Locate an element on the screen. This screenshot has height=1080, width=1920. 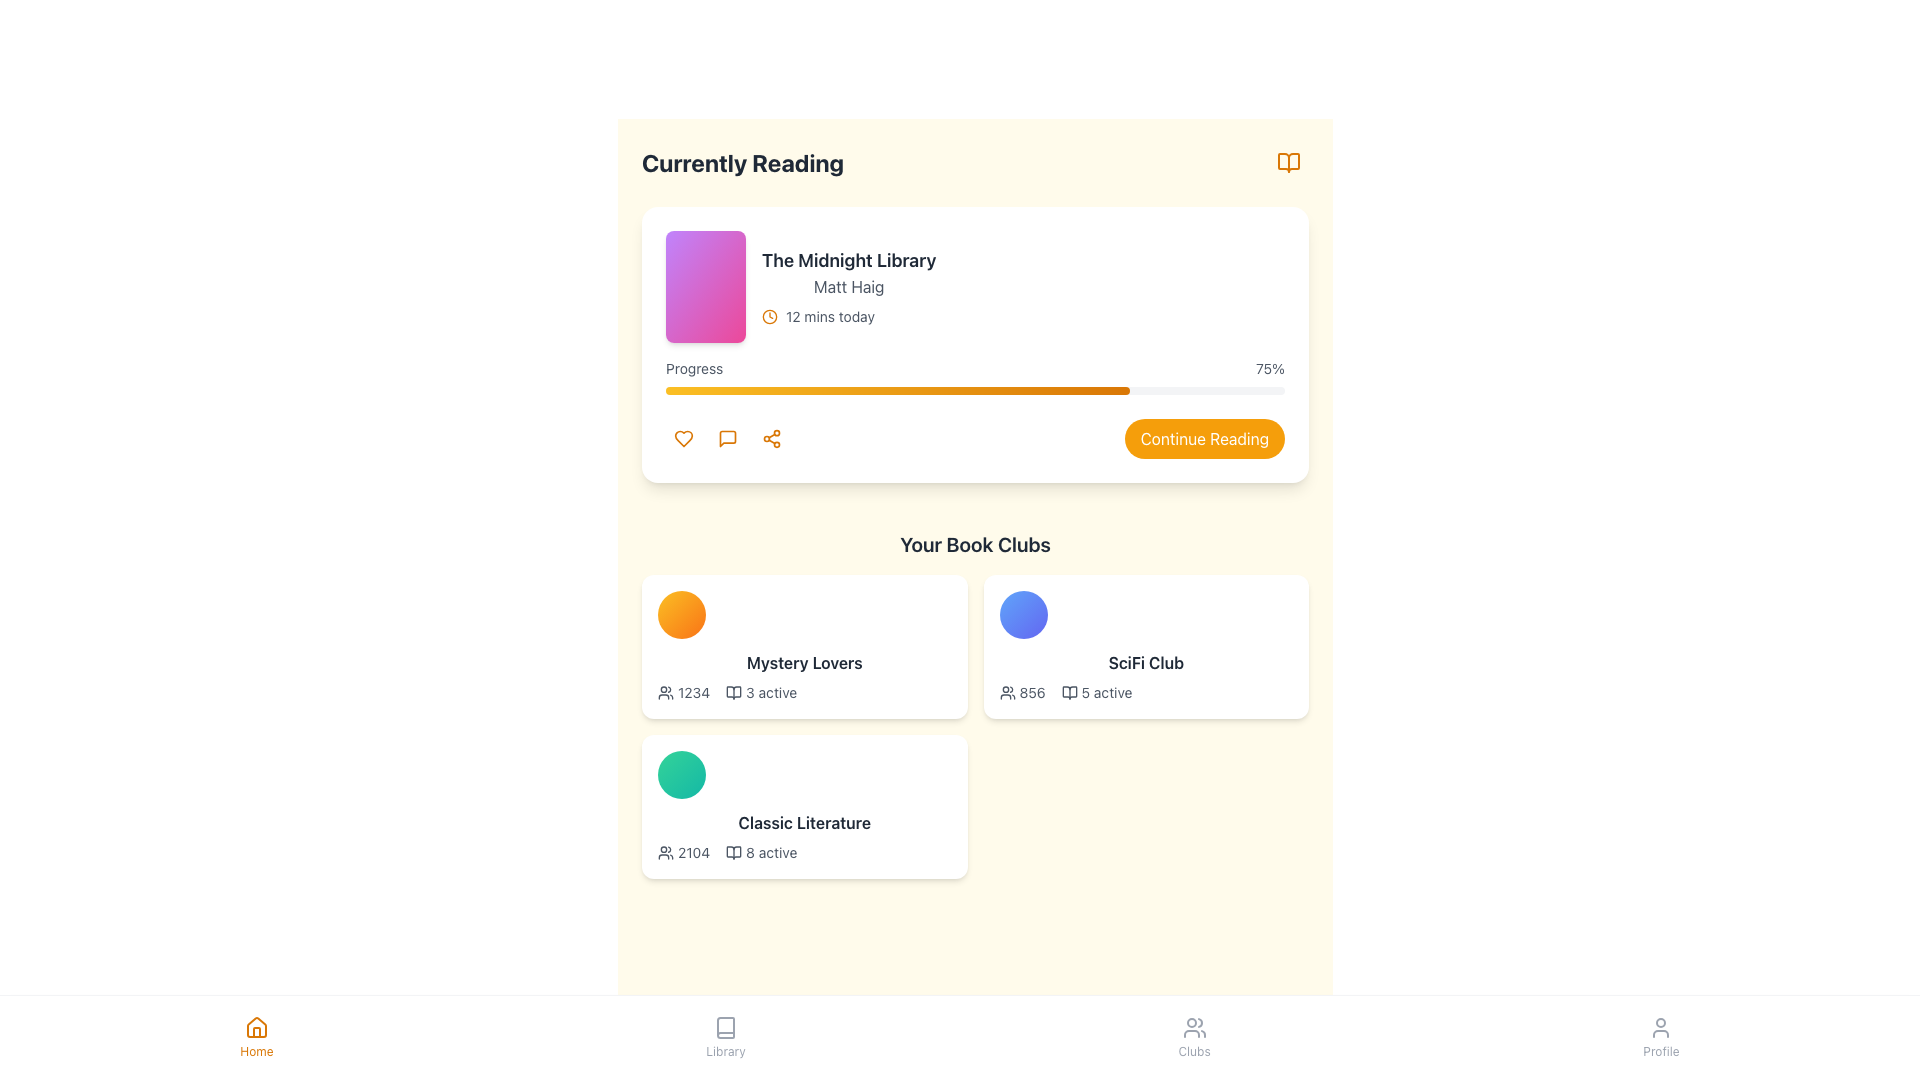
the small outline-style icon resembling a group of people located at the bottom-left corner of the 'Classic Literature' card under 'Your Book Clubs', which is directly to the left of the number '2104' is located at coordinates (666, 852).